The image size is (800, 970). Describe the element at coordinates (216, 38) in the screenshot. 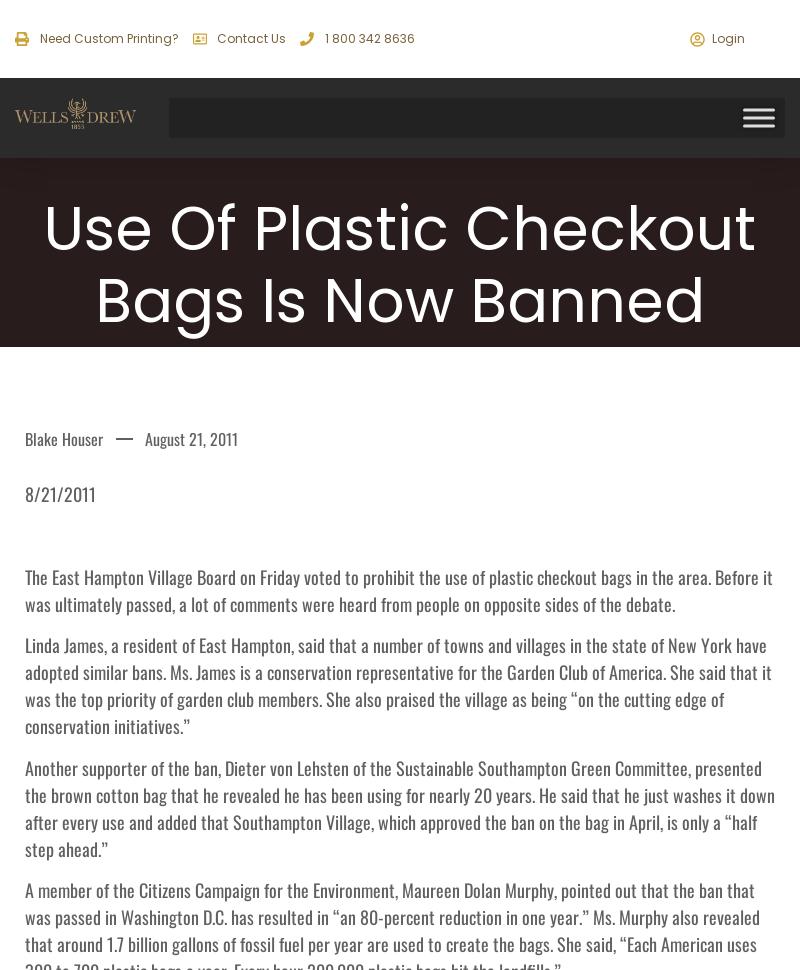

I see `'Contact Us'` at that location.